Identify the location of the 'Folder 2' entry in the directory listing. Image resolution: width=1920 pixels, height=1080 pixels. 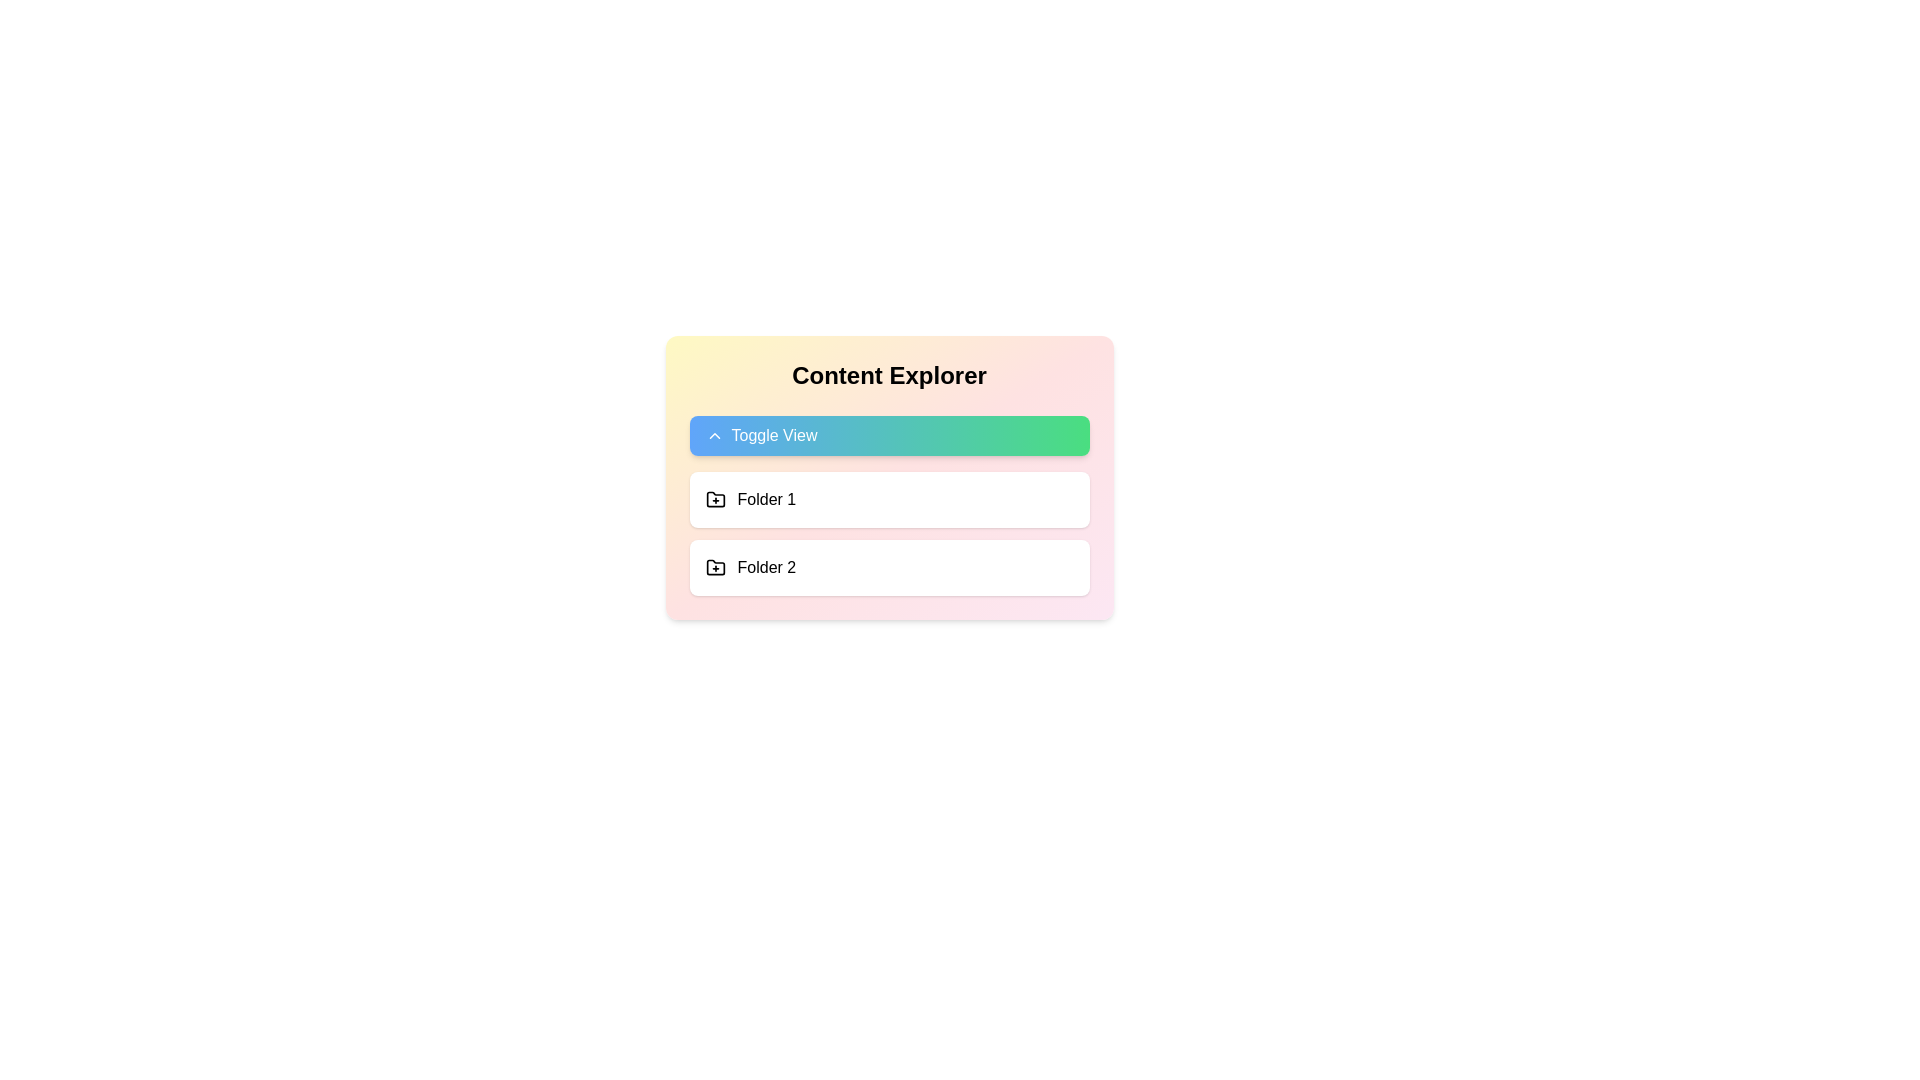
(749, 567).